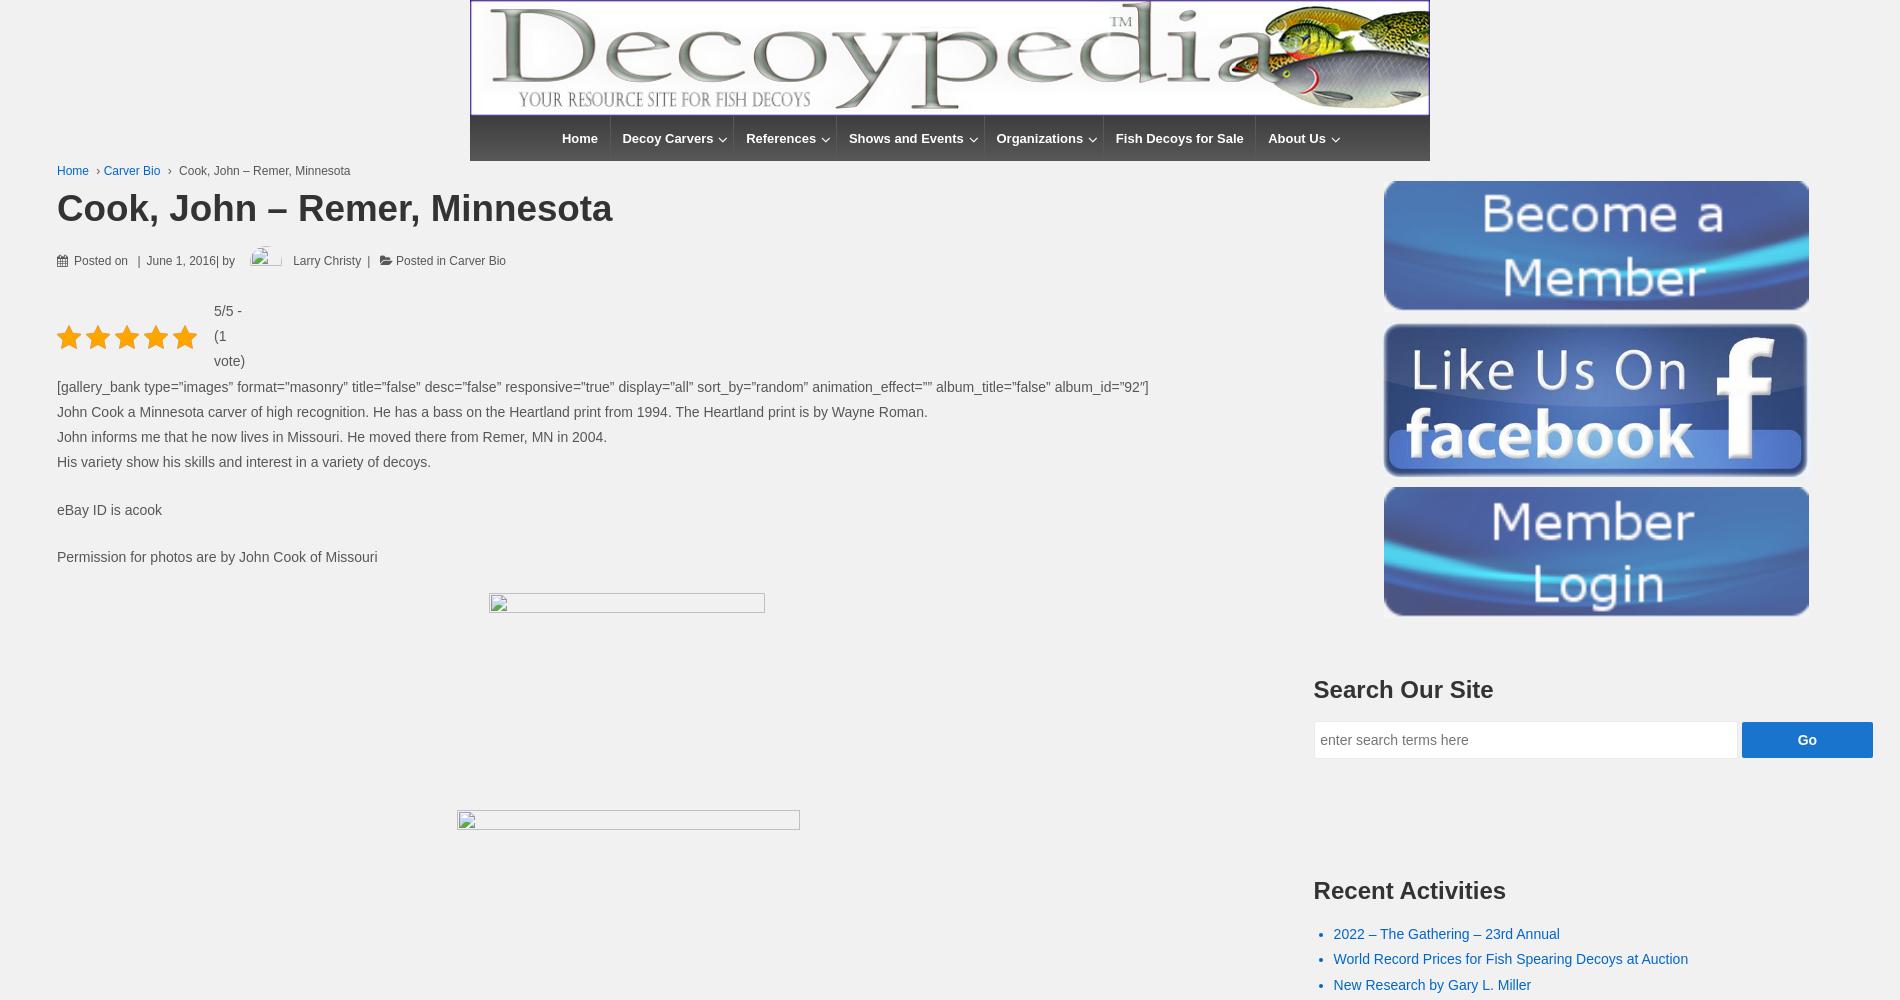 This screenshot has width=1900, height=1000. What do you see at coordinates (216, 557) in the screenshot?
I see `'Permission for photos are by John Cook of Missouri'` at bounding box center [216, 557].